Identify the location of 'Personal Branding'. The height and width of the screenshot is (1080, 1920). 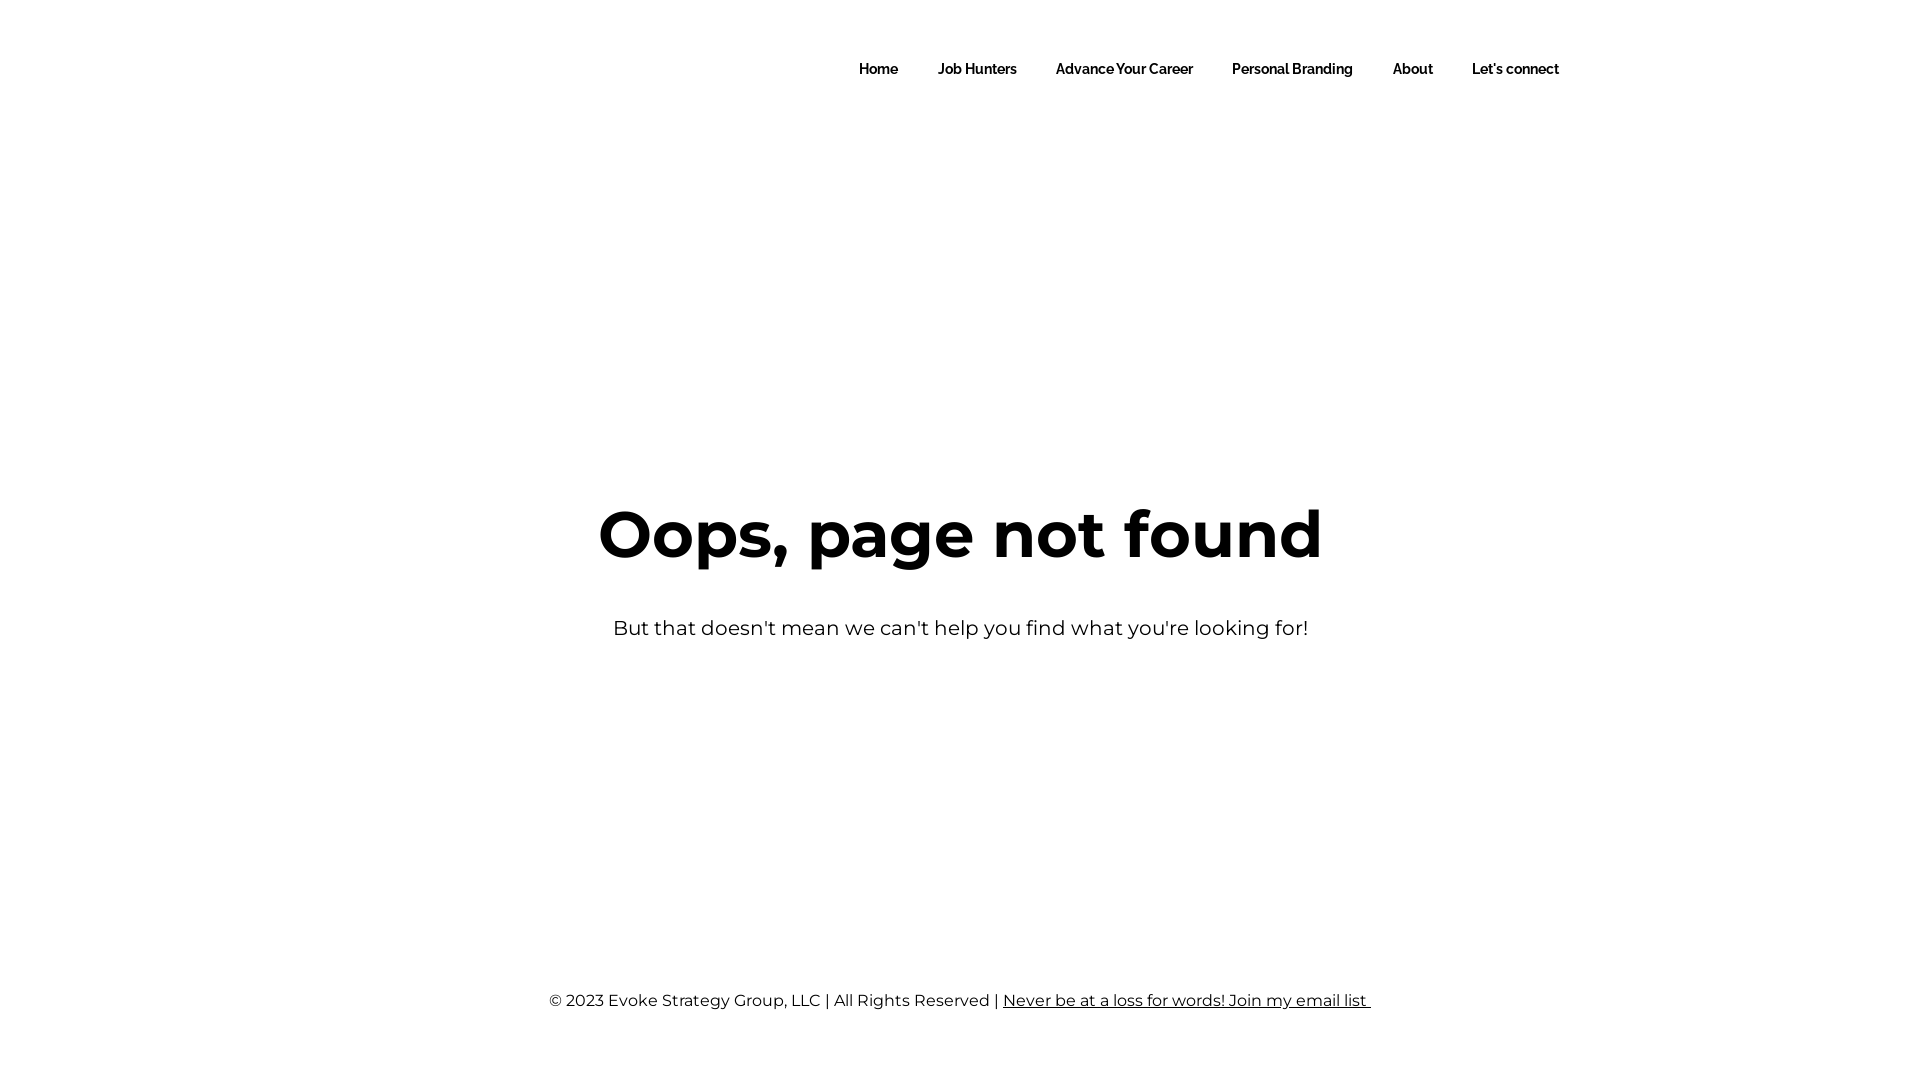
(1231, 67).